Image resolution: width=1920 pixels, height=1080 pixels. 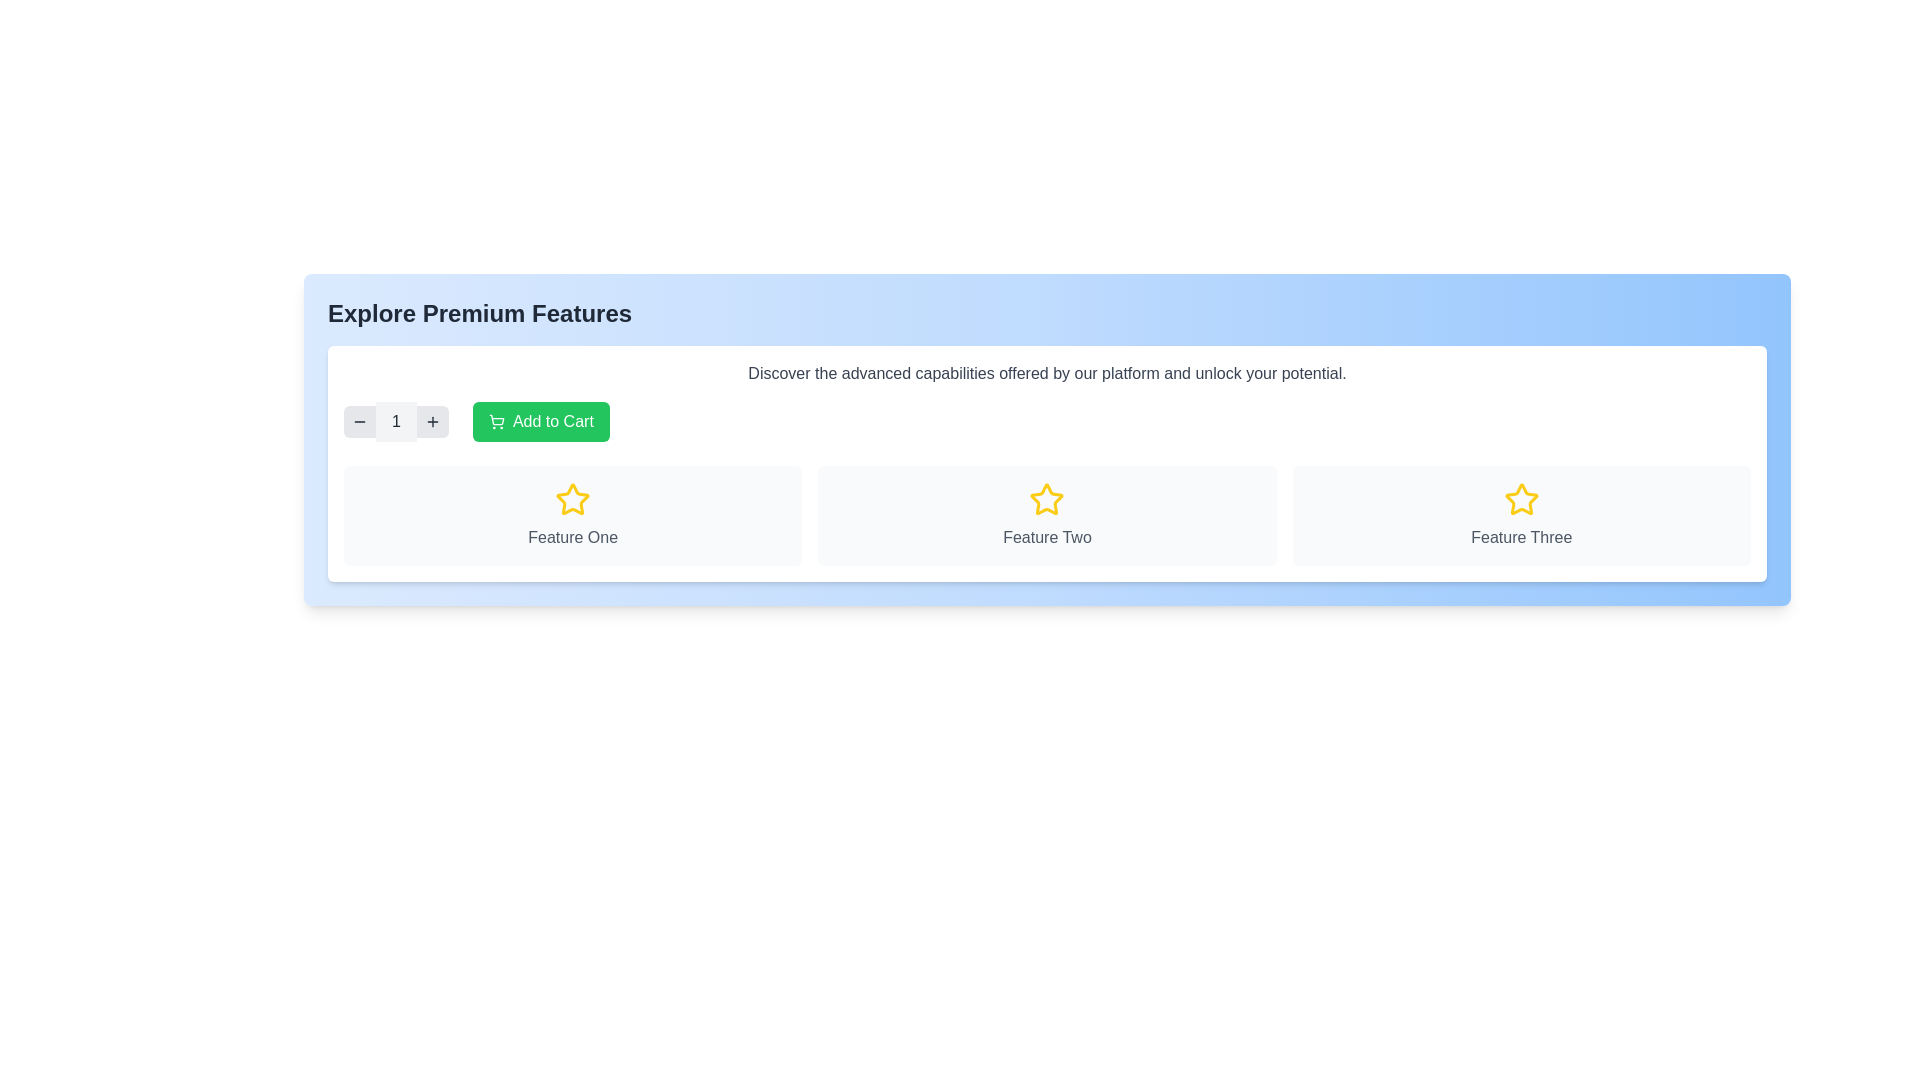 What do you see at coordinates (1046, 374) in the screenshot?
I see `the text component displaying 'Discover the advanced capabilities offered by our platform and unlock your potential.' to read the full text` at bounding box center [1046, 374].